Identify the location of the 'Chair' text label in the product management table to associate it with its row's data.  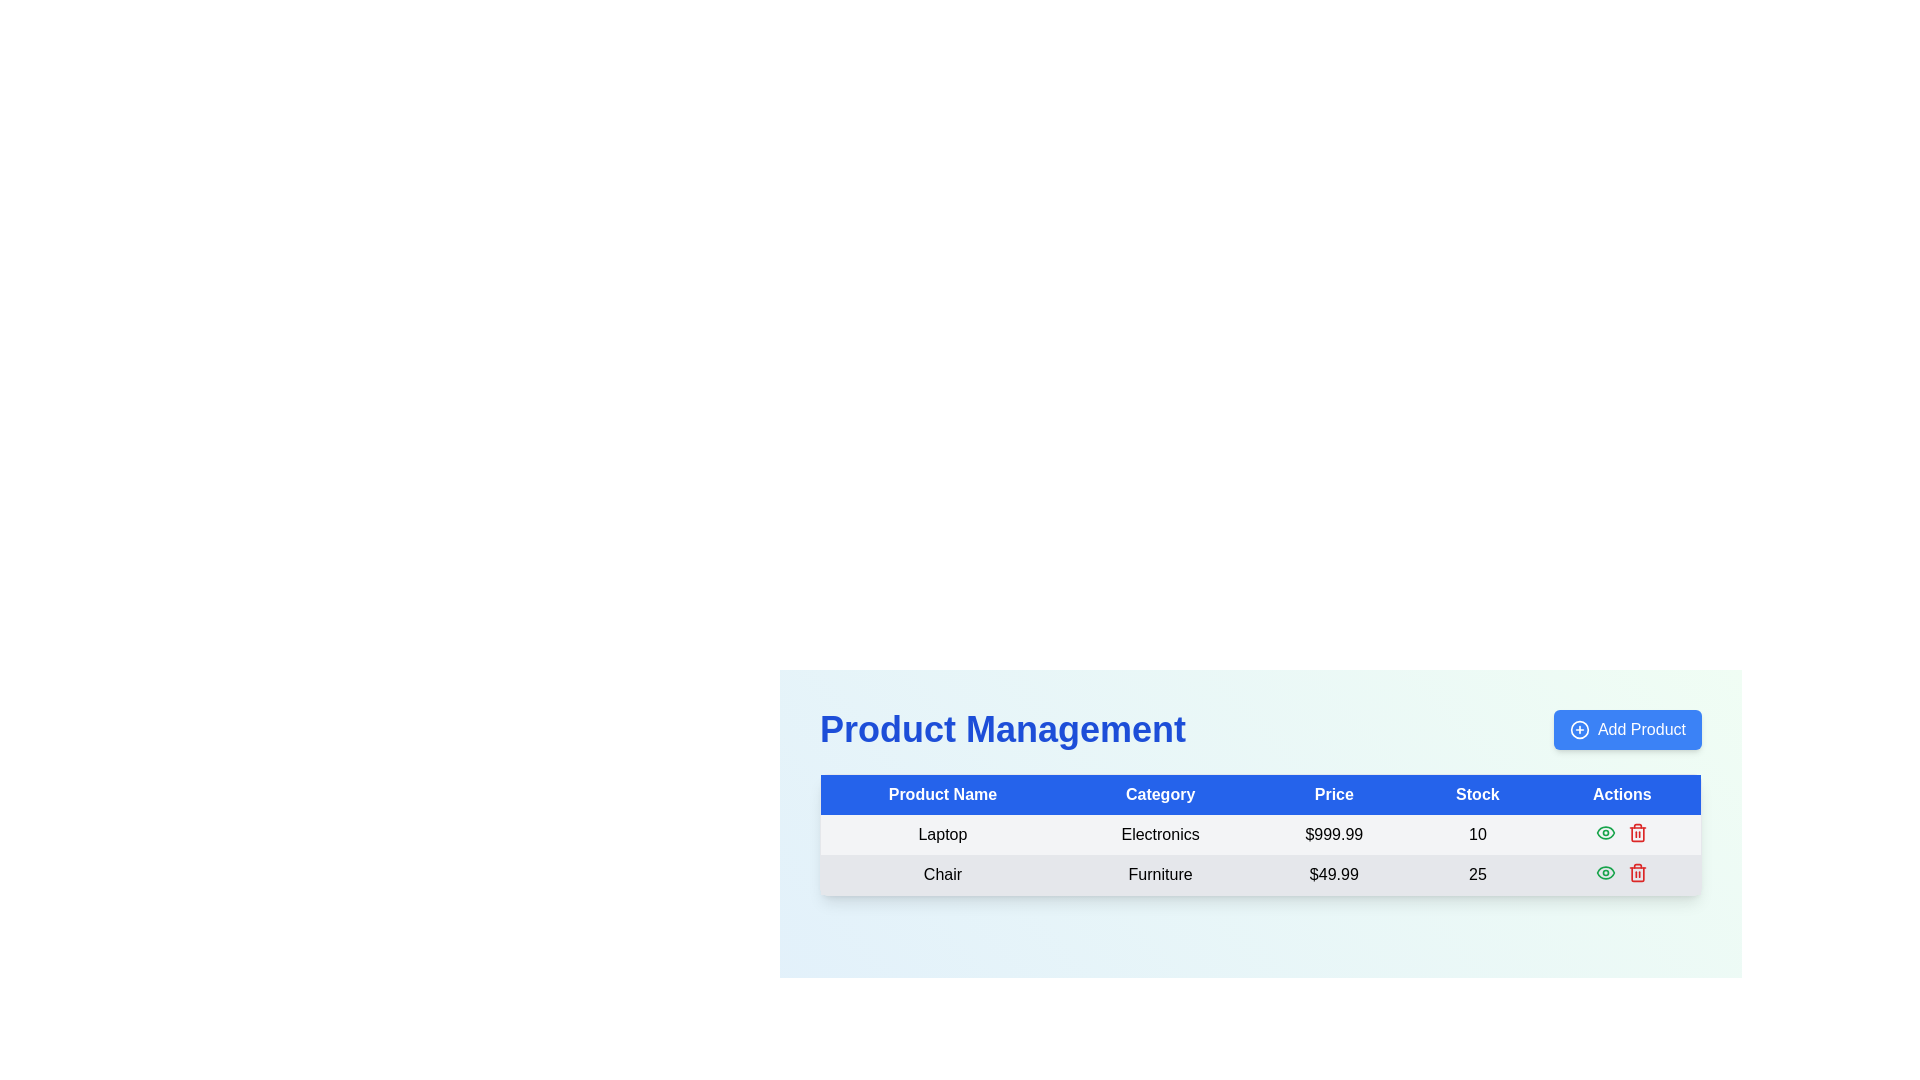
(941, 874).